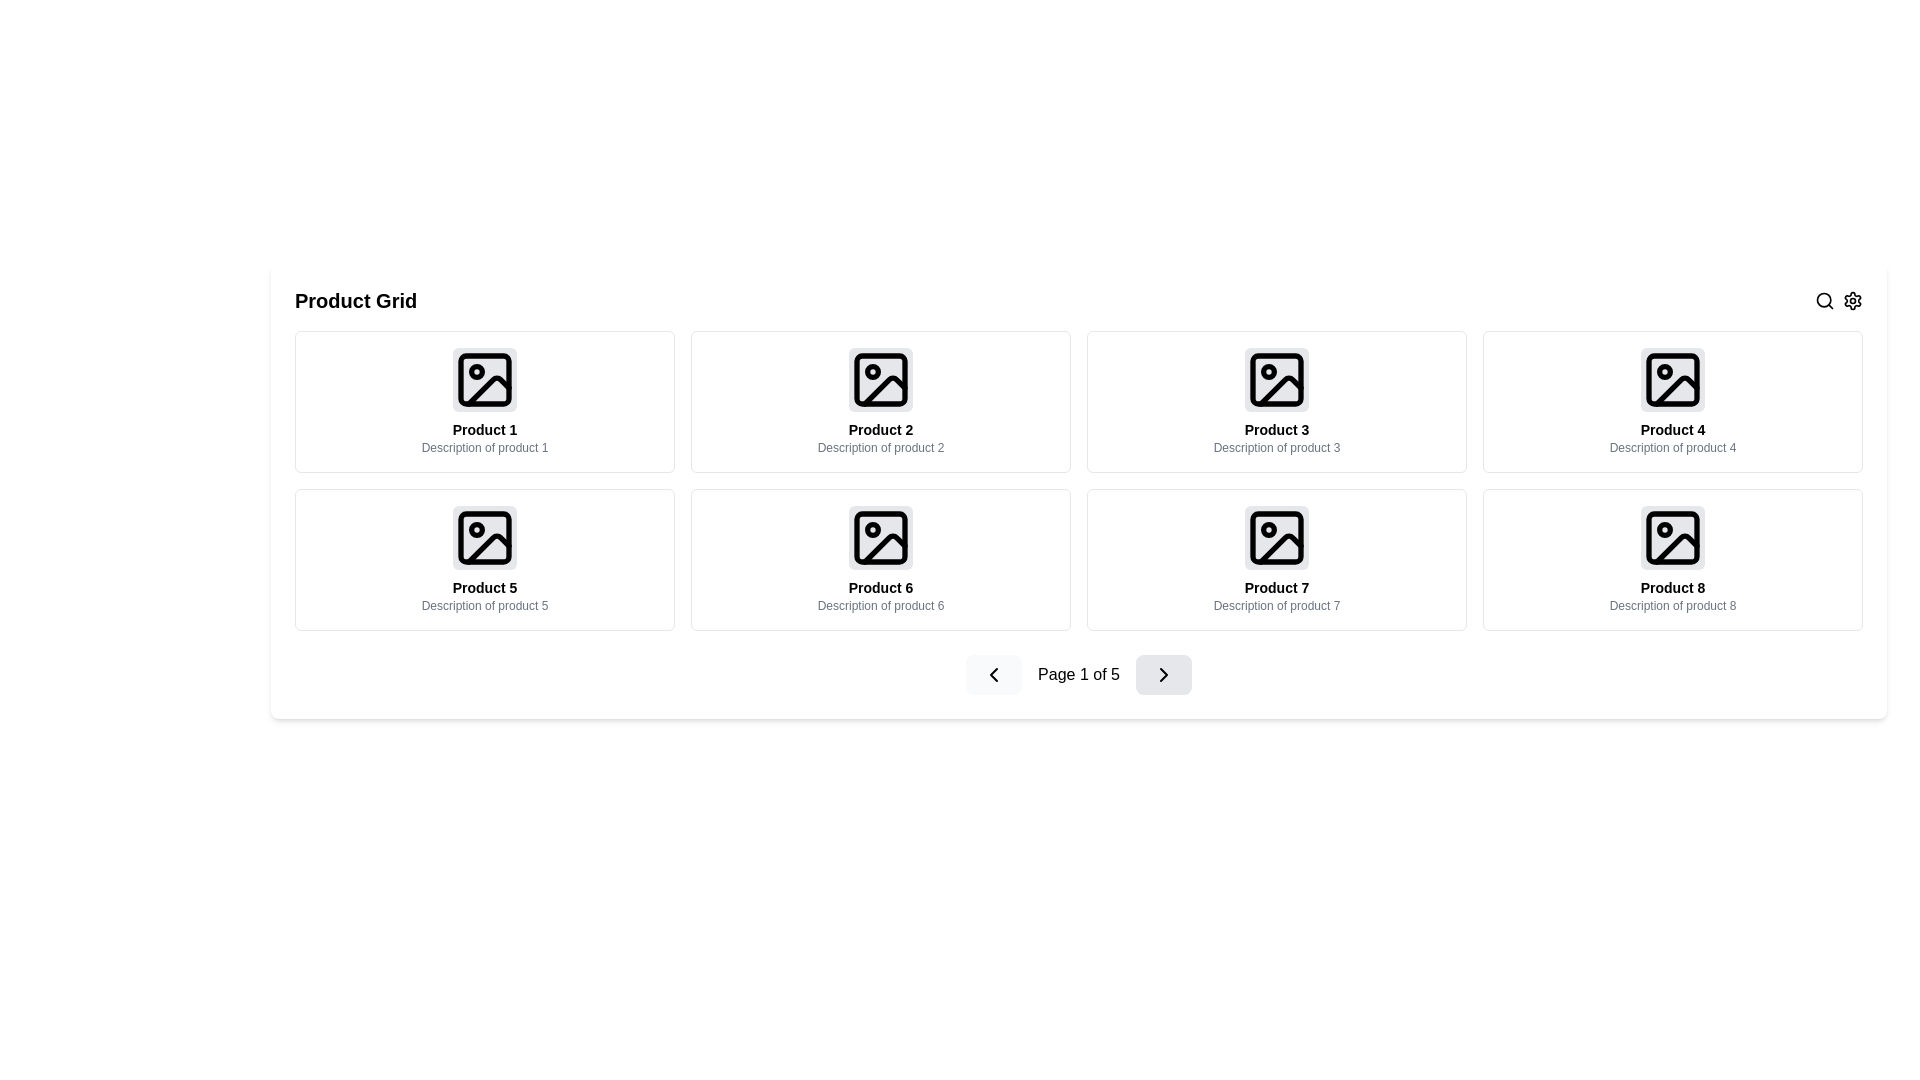 Image resolution: width=1920 pixels, height=1080 pixels. What do you see at coordinates (1824, 300) in the screenshot?
I see `the search icon located at the top-right corner of the layout` at bounding box center [1824, 300].